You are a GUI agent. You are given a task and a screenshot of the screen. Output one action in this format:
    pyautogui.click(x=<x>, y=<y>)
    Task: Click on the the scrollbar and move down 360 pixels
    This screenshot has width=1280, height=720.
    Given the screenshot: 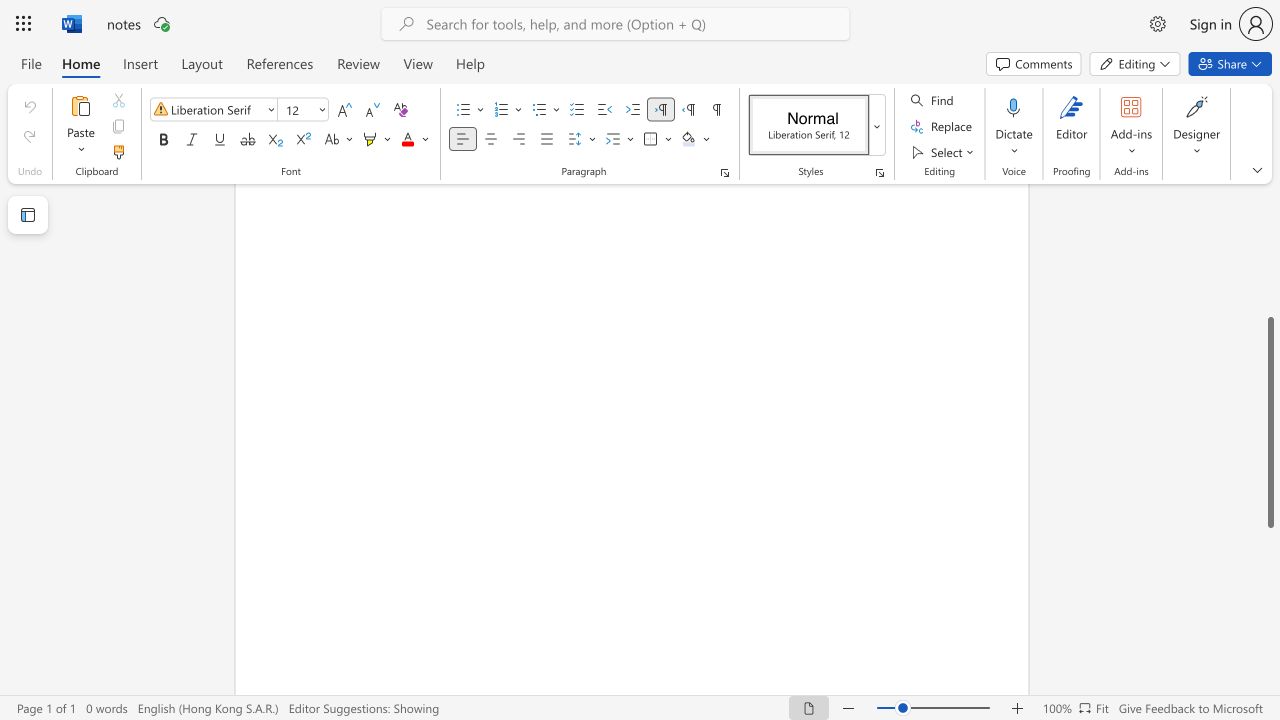 What is the action you would take?
    pyautogui.click(x=1269, y=421)
    